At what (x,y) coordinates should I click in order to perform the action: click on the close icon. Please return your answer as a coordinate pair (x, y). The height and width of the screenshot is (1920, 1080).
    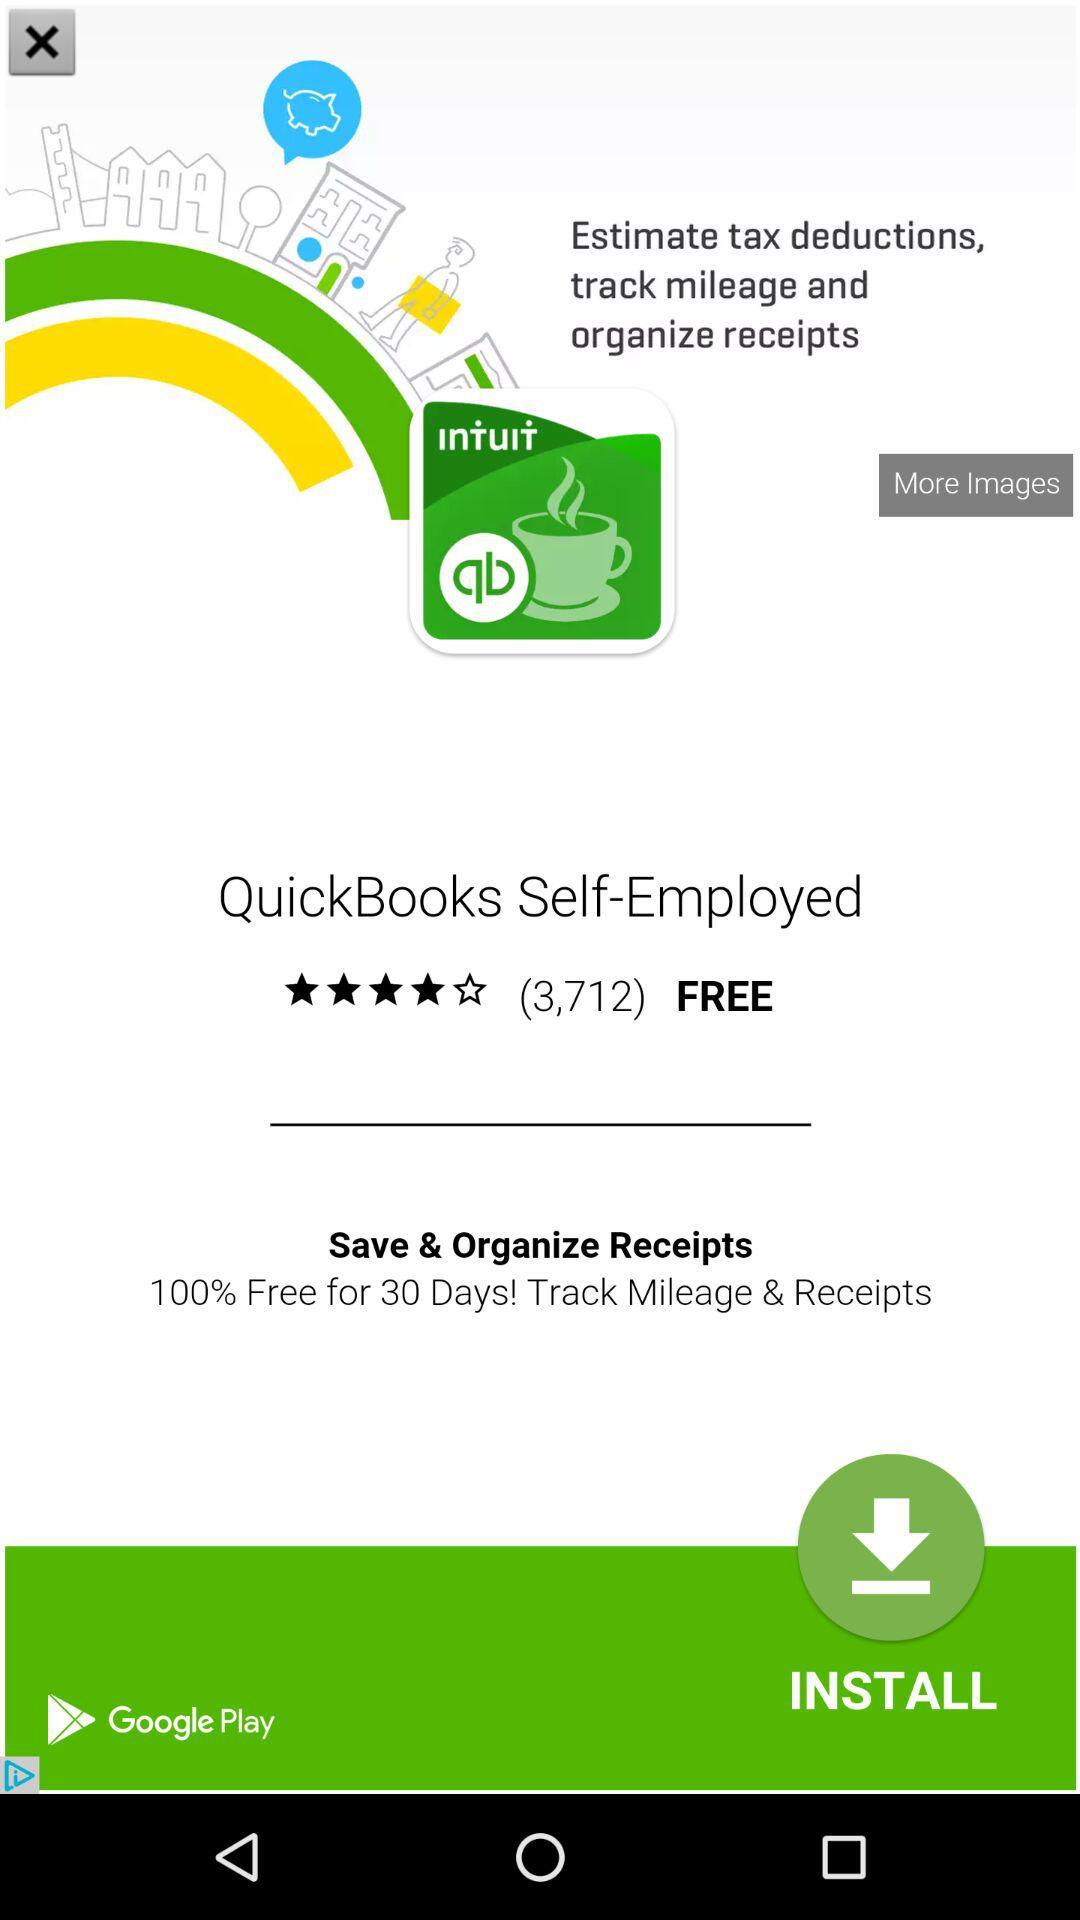
    Looking at the image, I should click on (42, 44).